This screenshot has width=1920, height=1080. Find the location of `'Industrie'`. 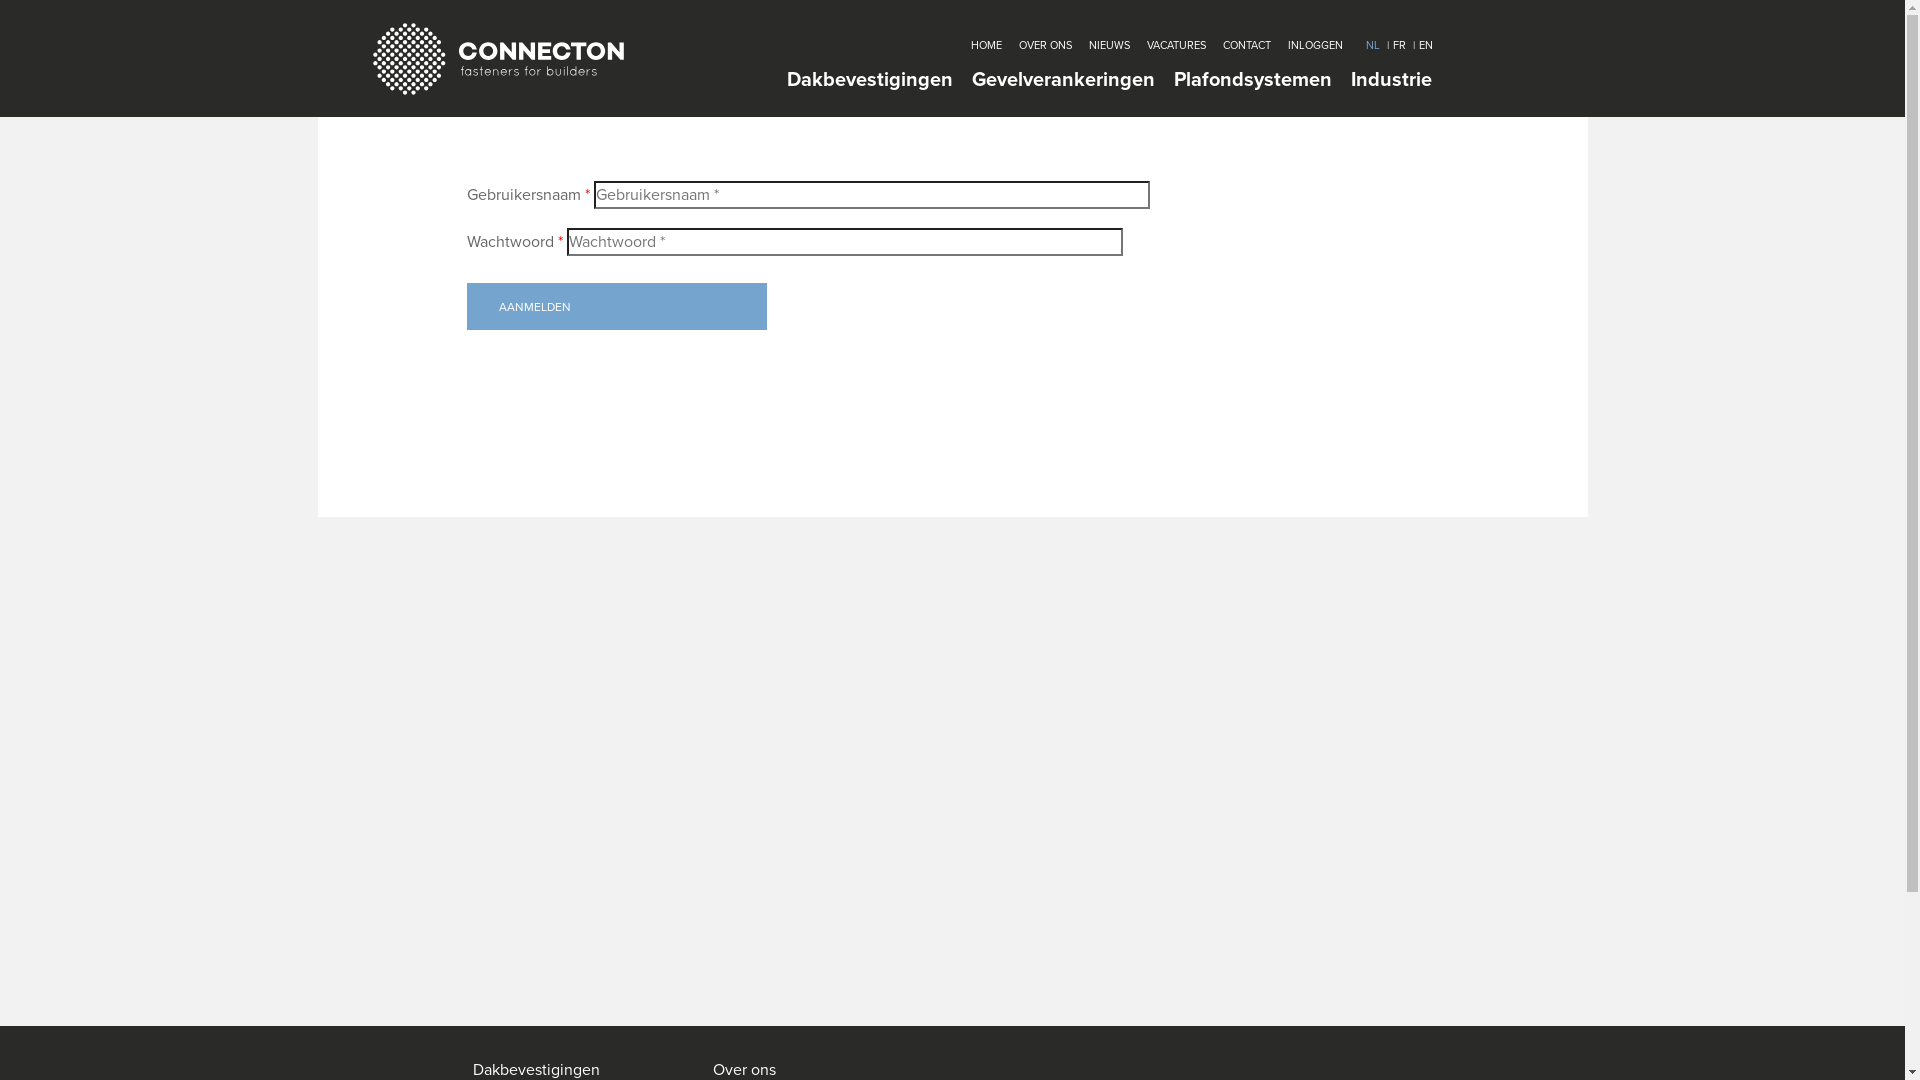

'Industrie' is located at coordinates (1389, 79).